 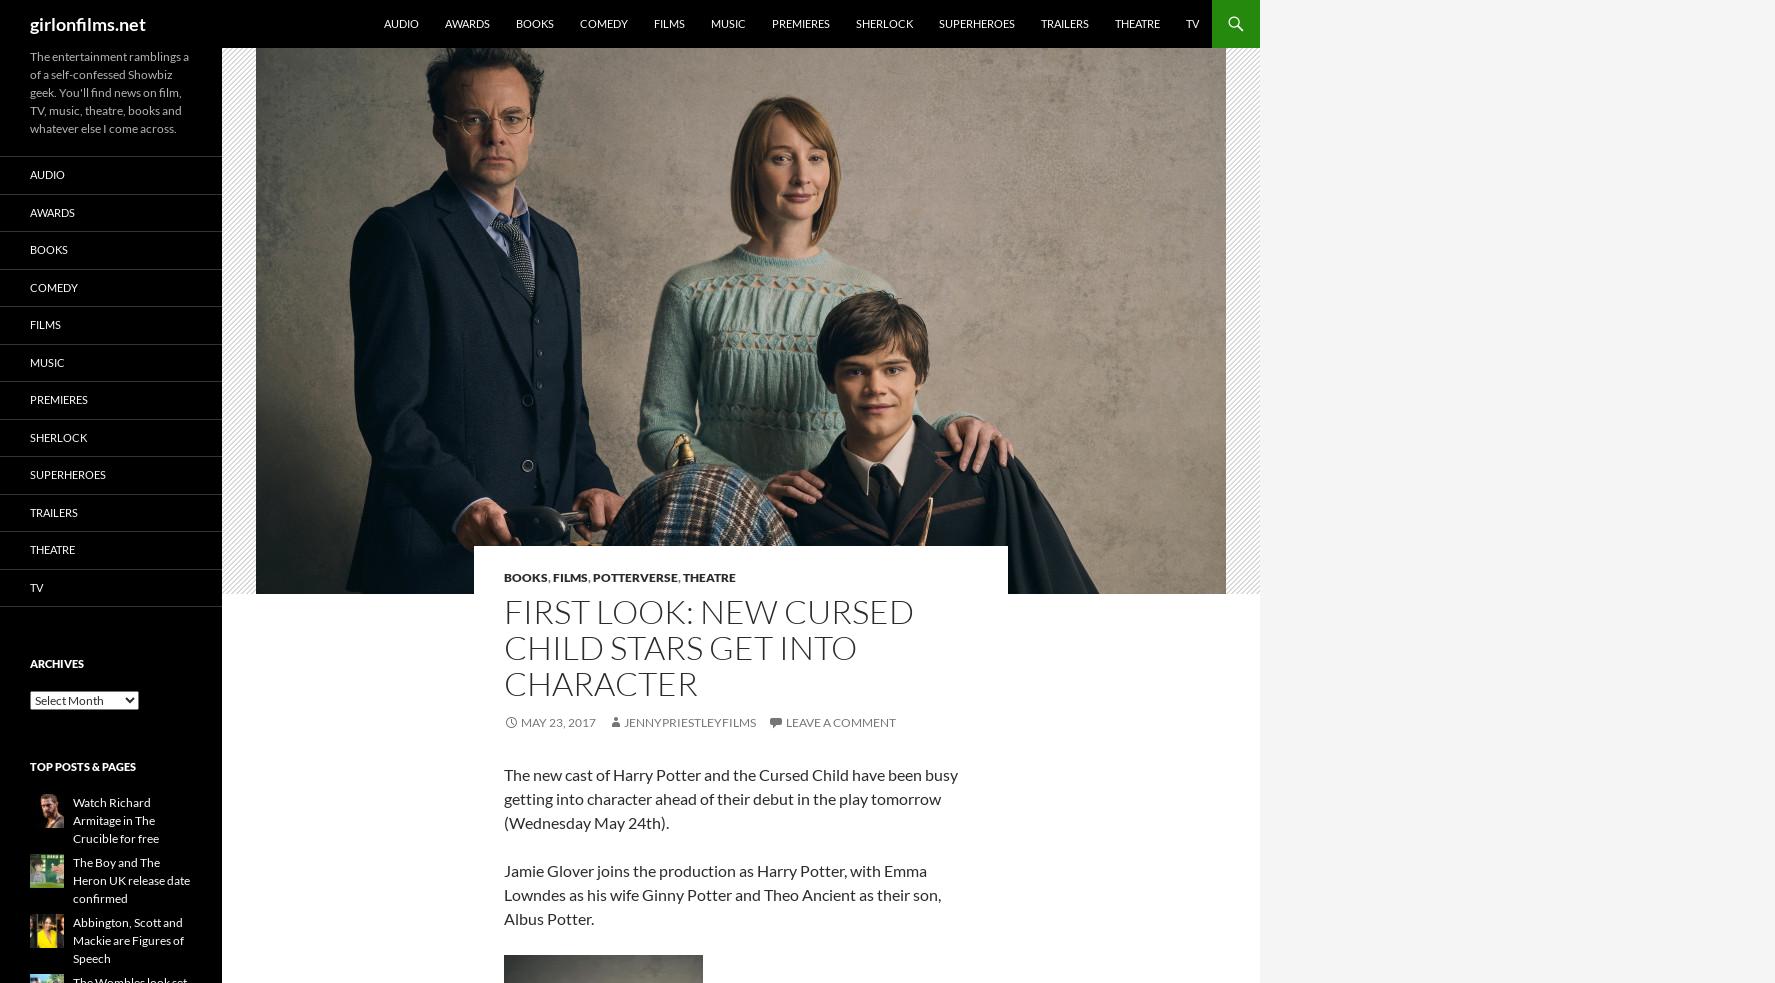 I want to click on 'girlonfilms.net', so click(x=88, y=22).